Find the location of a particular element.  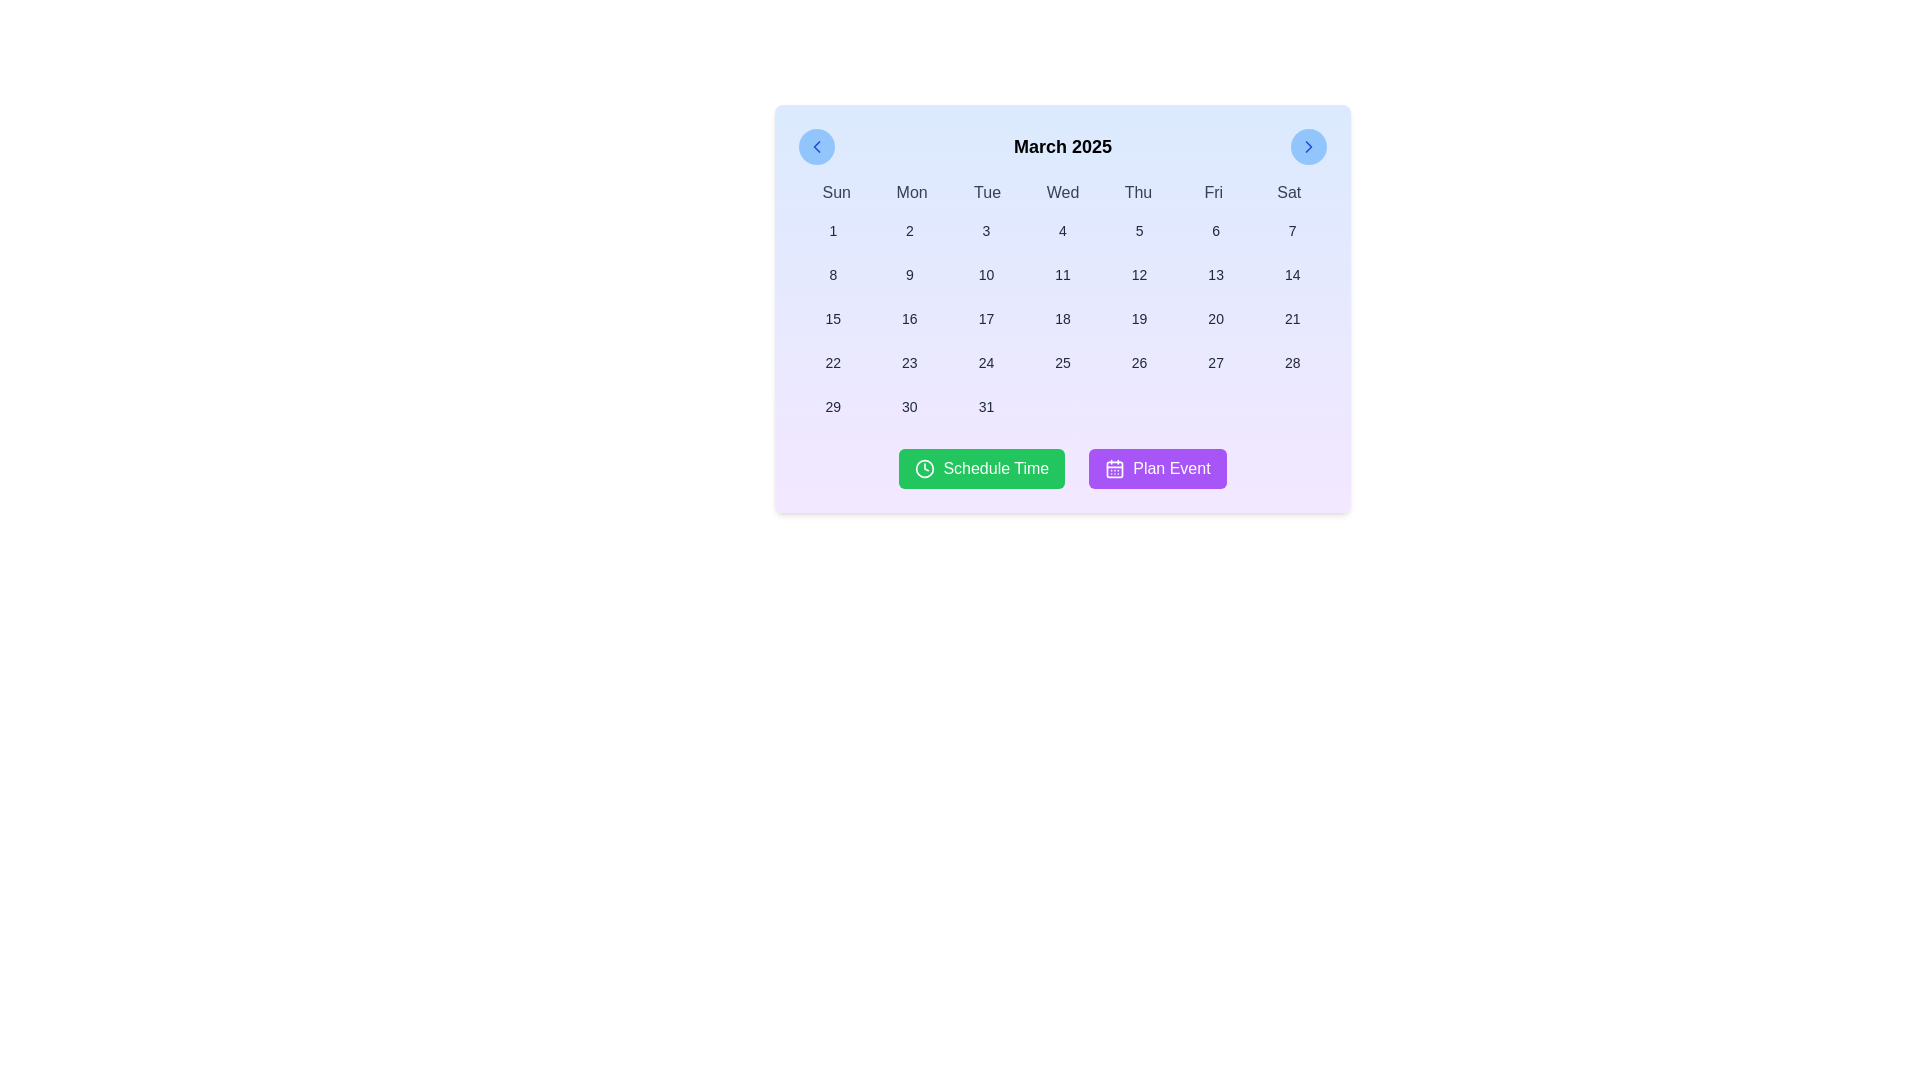

the button labeled '11' located in the second row and fourth column of the calendar grid is located at coordinates (1061, 274).